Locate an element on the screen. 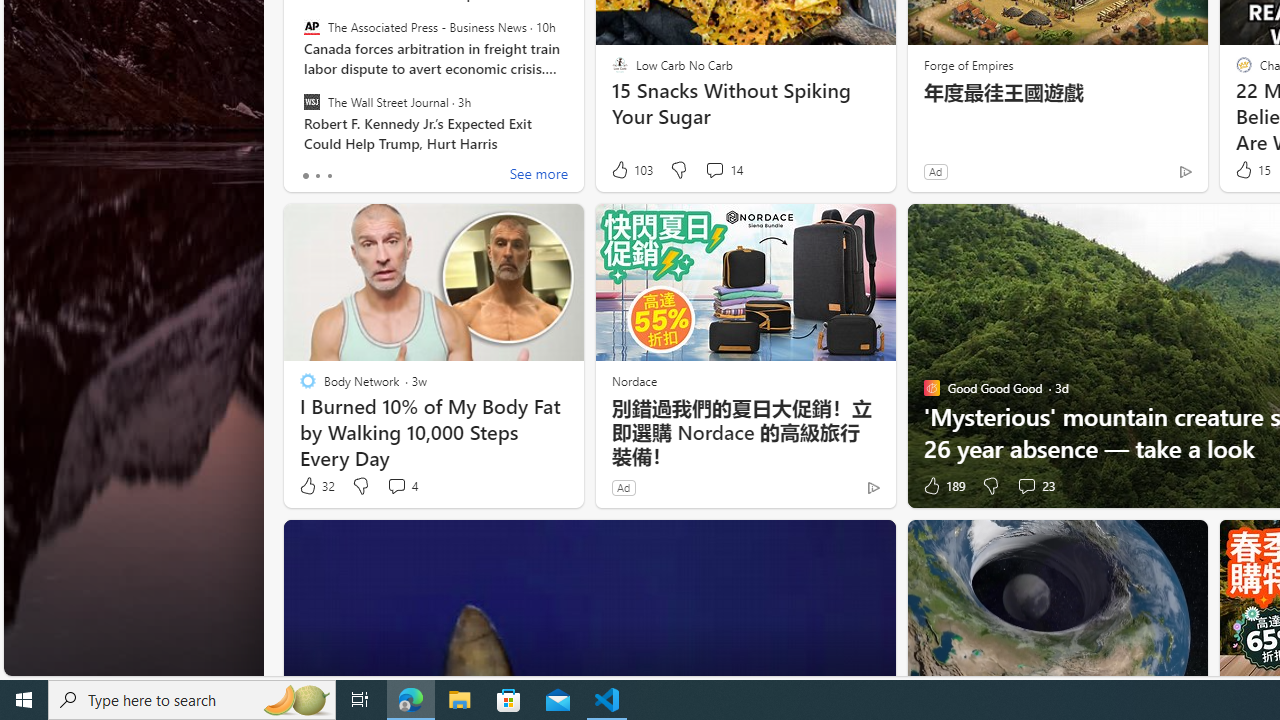  '189 Like' is located at coordinates (941, 486).